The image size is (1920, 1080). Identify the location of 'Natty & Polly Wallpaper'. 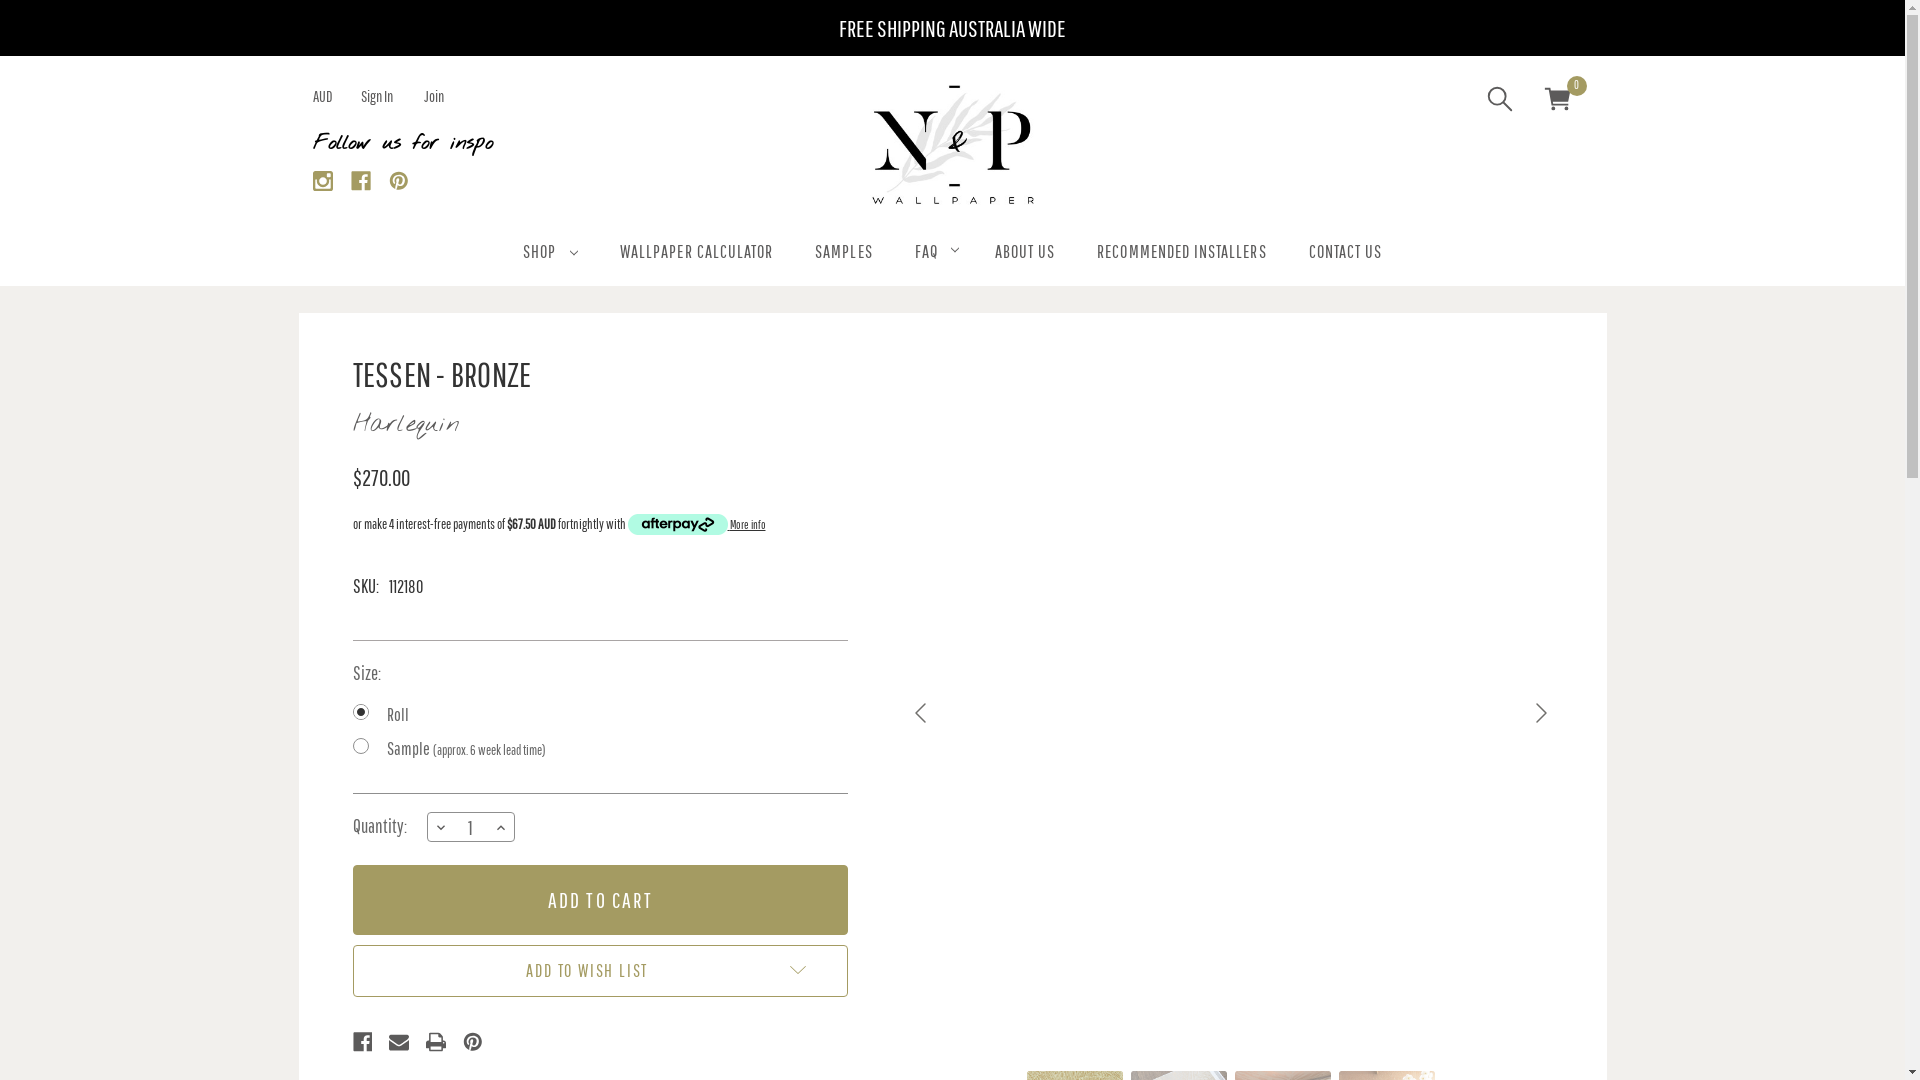
(950, 144).